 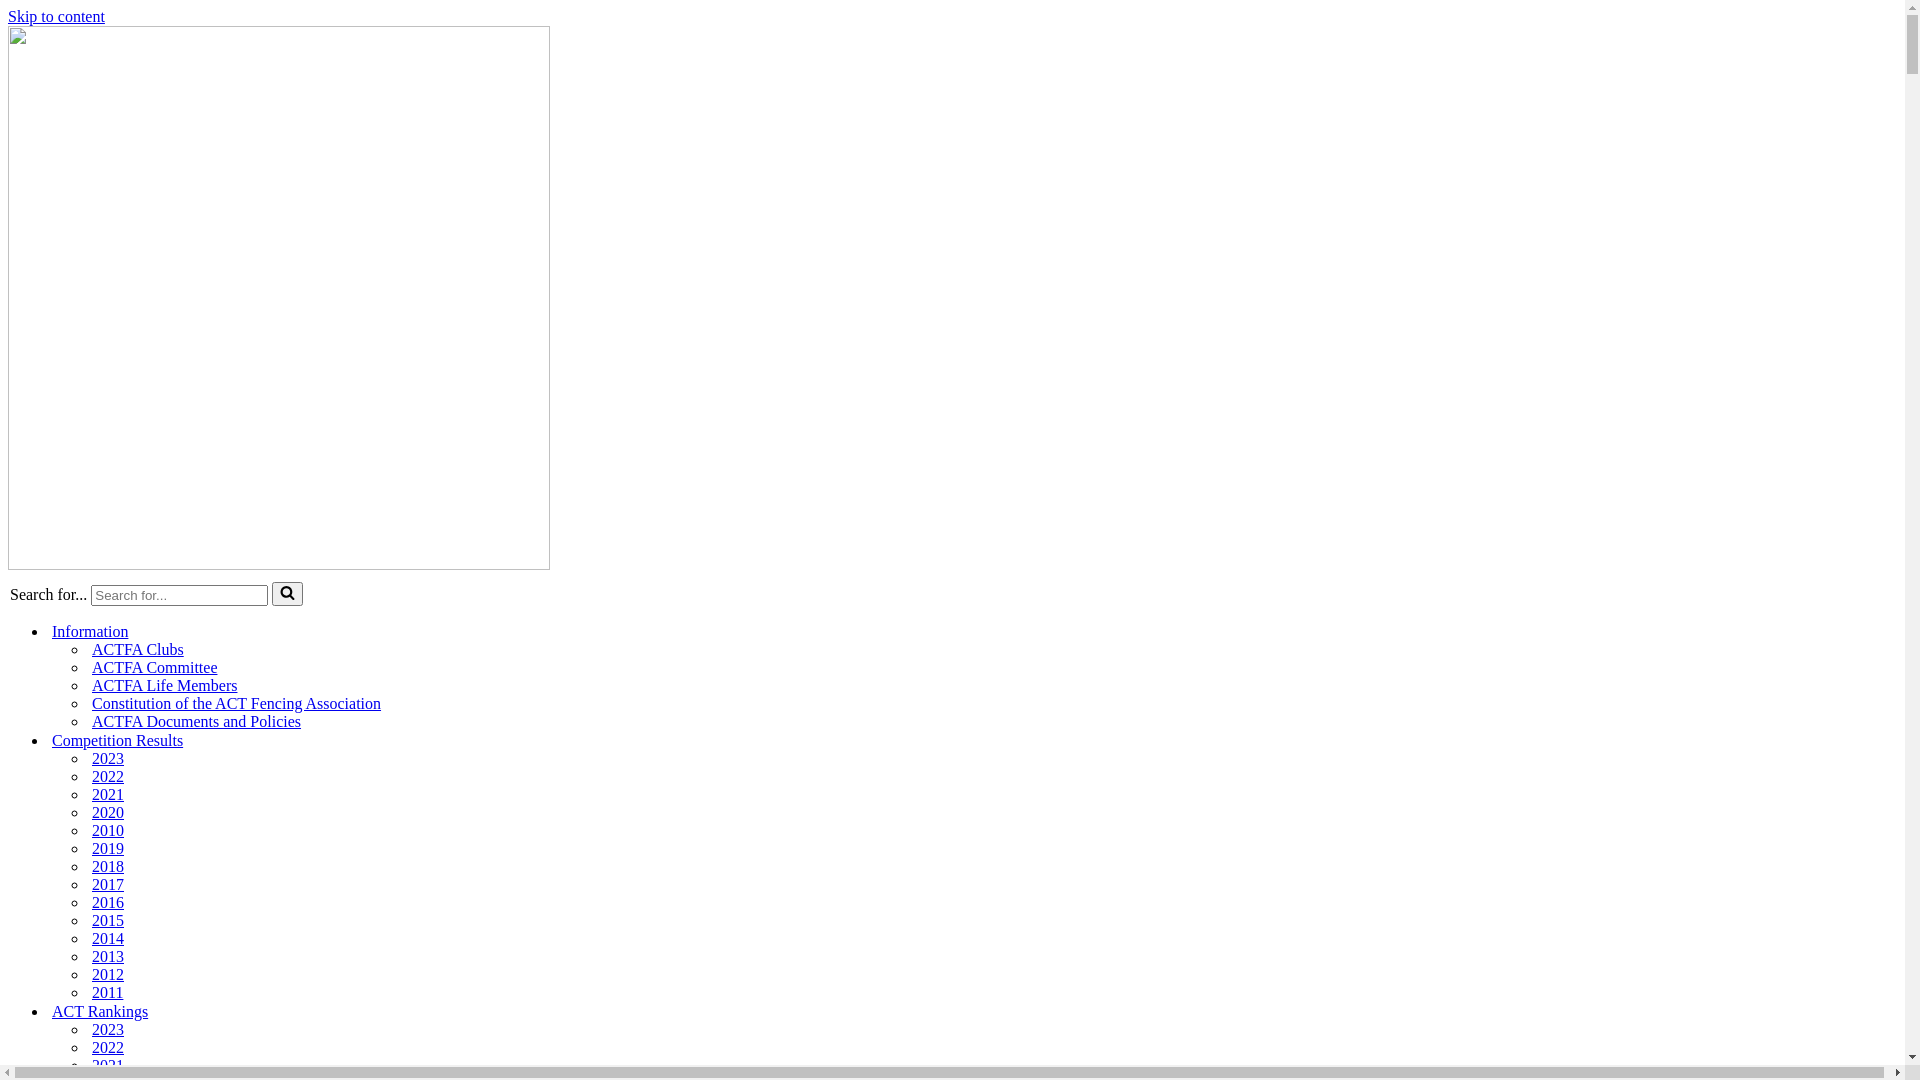 I want to click on '2023', so click(x=107, y=759).